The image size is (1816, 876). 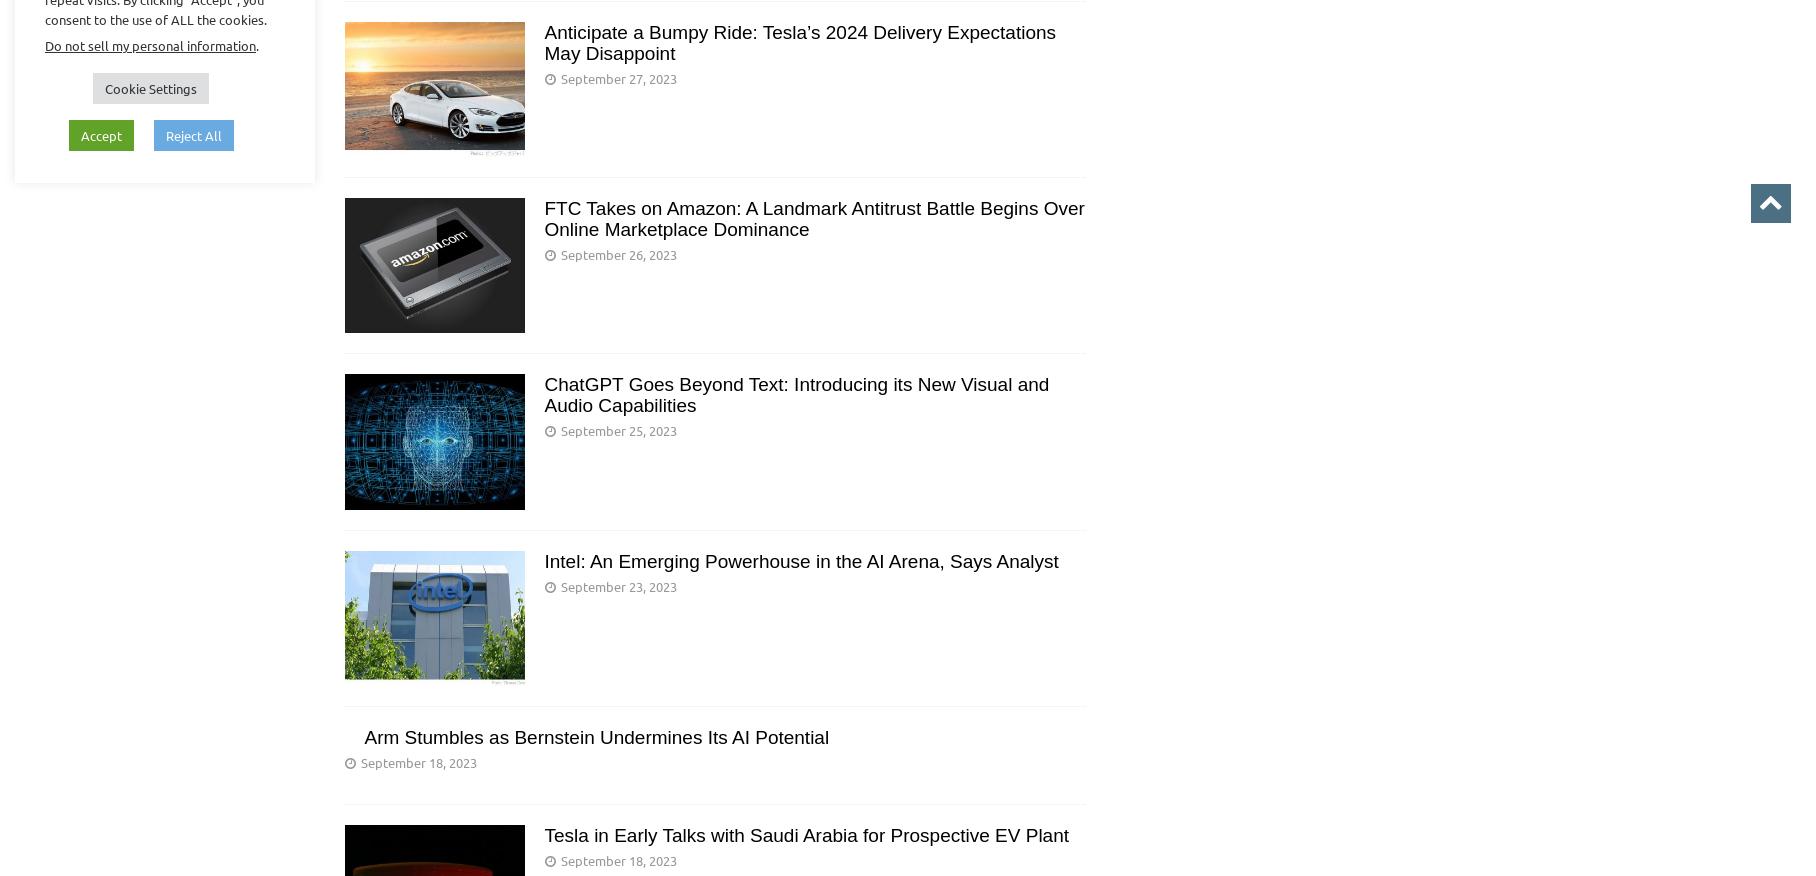 I want to click on 'FTC Takes on Amazon:  A Landmark Antitrust Battle Begins Over Online Marketplace Dominance', so click(x=812, y=219).